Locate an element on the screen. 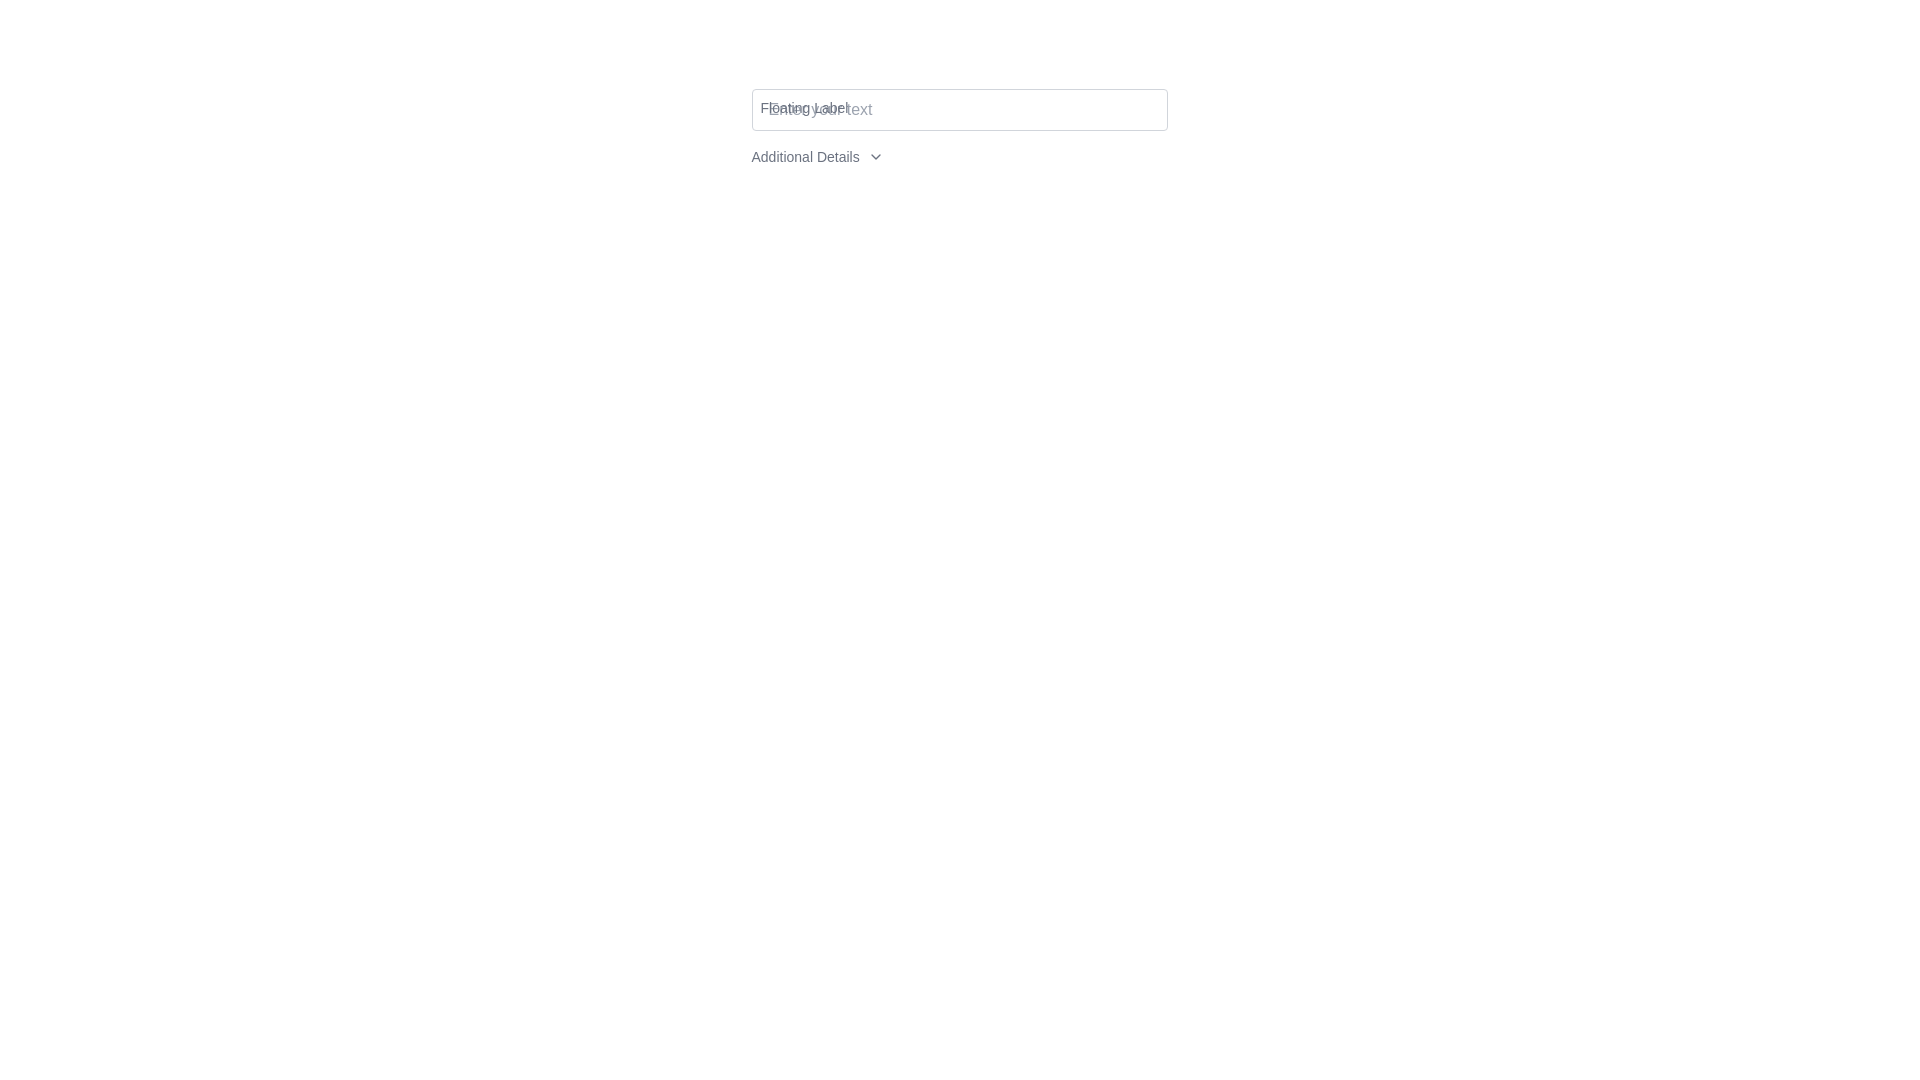 Image resolution: width=1920 pixels, height=1080 pixels. the floating text label above the text input field to trigger its hover state is located at coordinates (804, 108).